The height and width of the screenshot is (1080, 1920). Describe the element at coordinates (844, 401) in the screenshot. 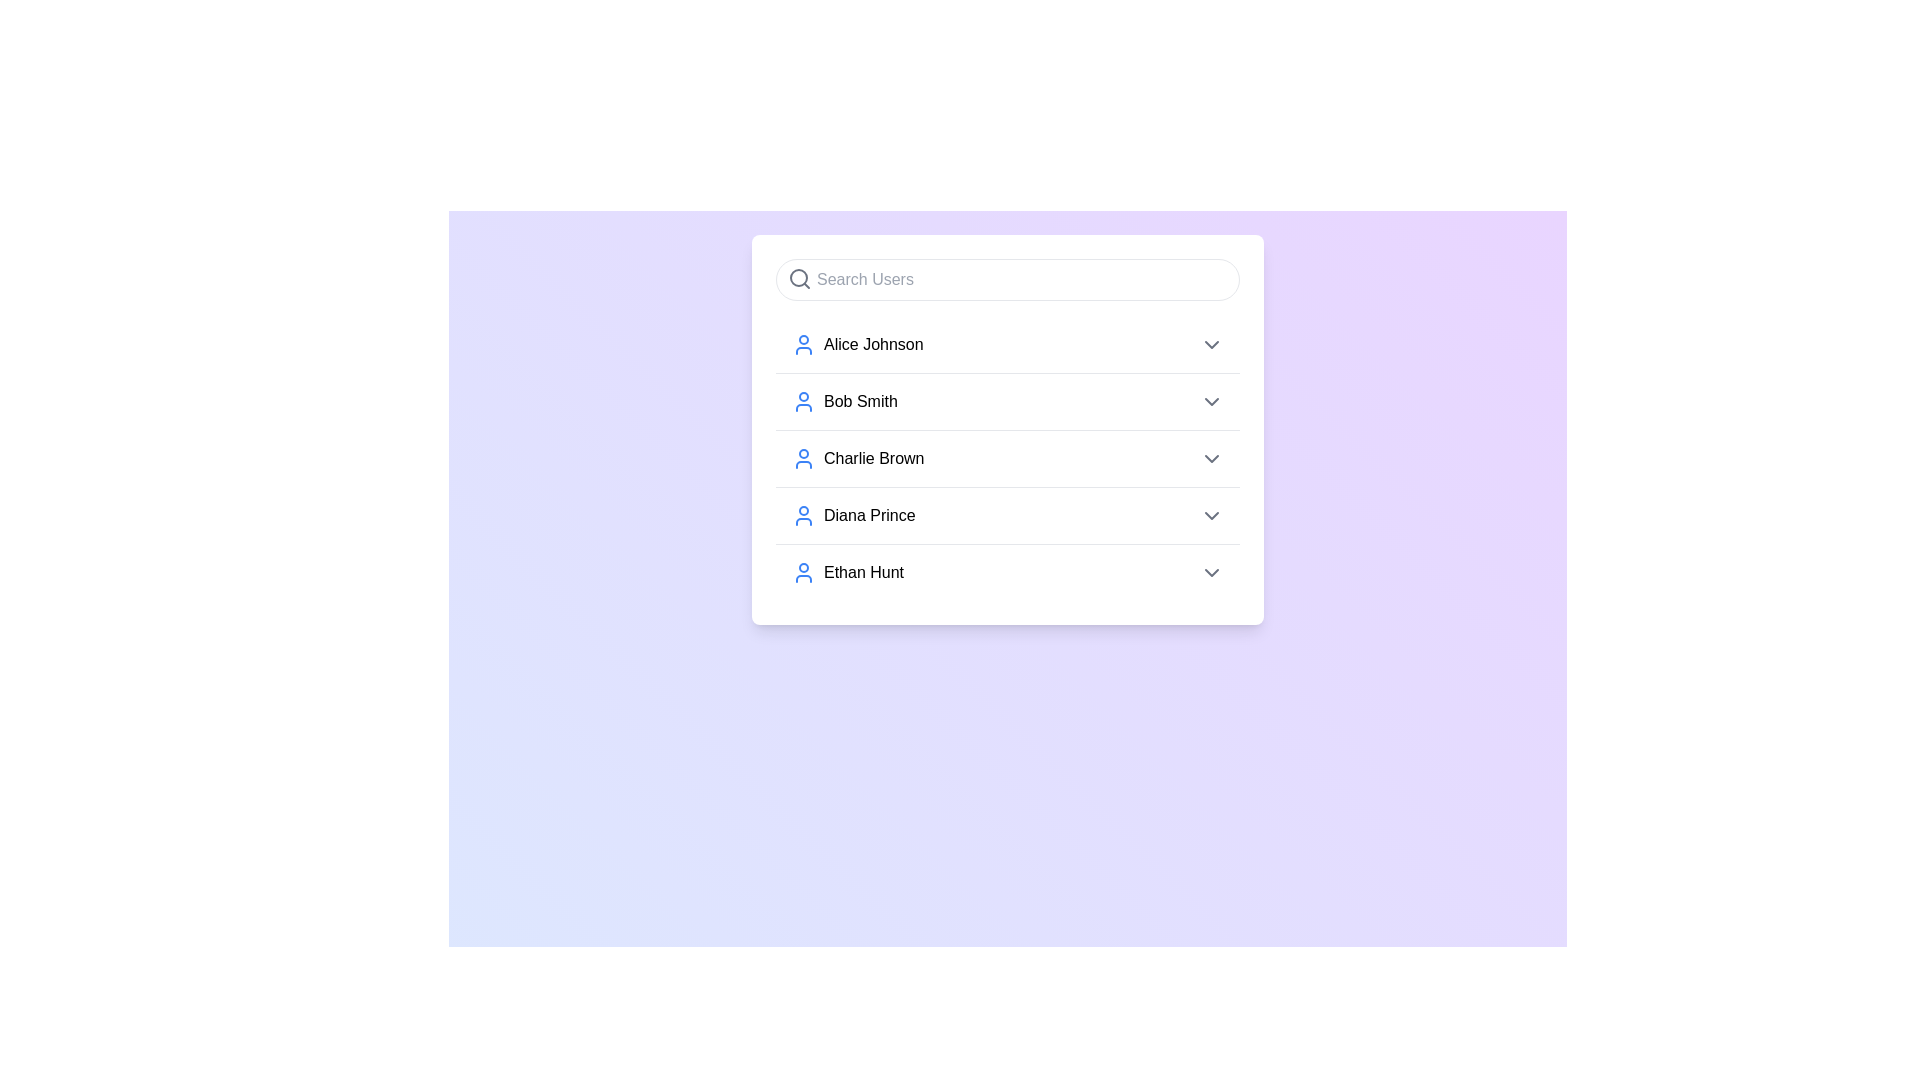

I see `the second user profile list item` at that location.